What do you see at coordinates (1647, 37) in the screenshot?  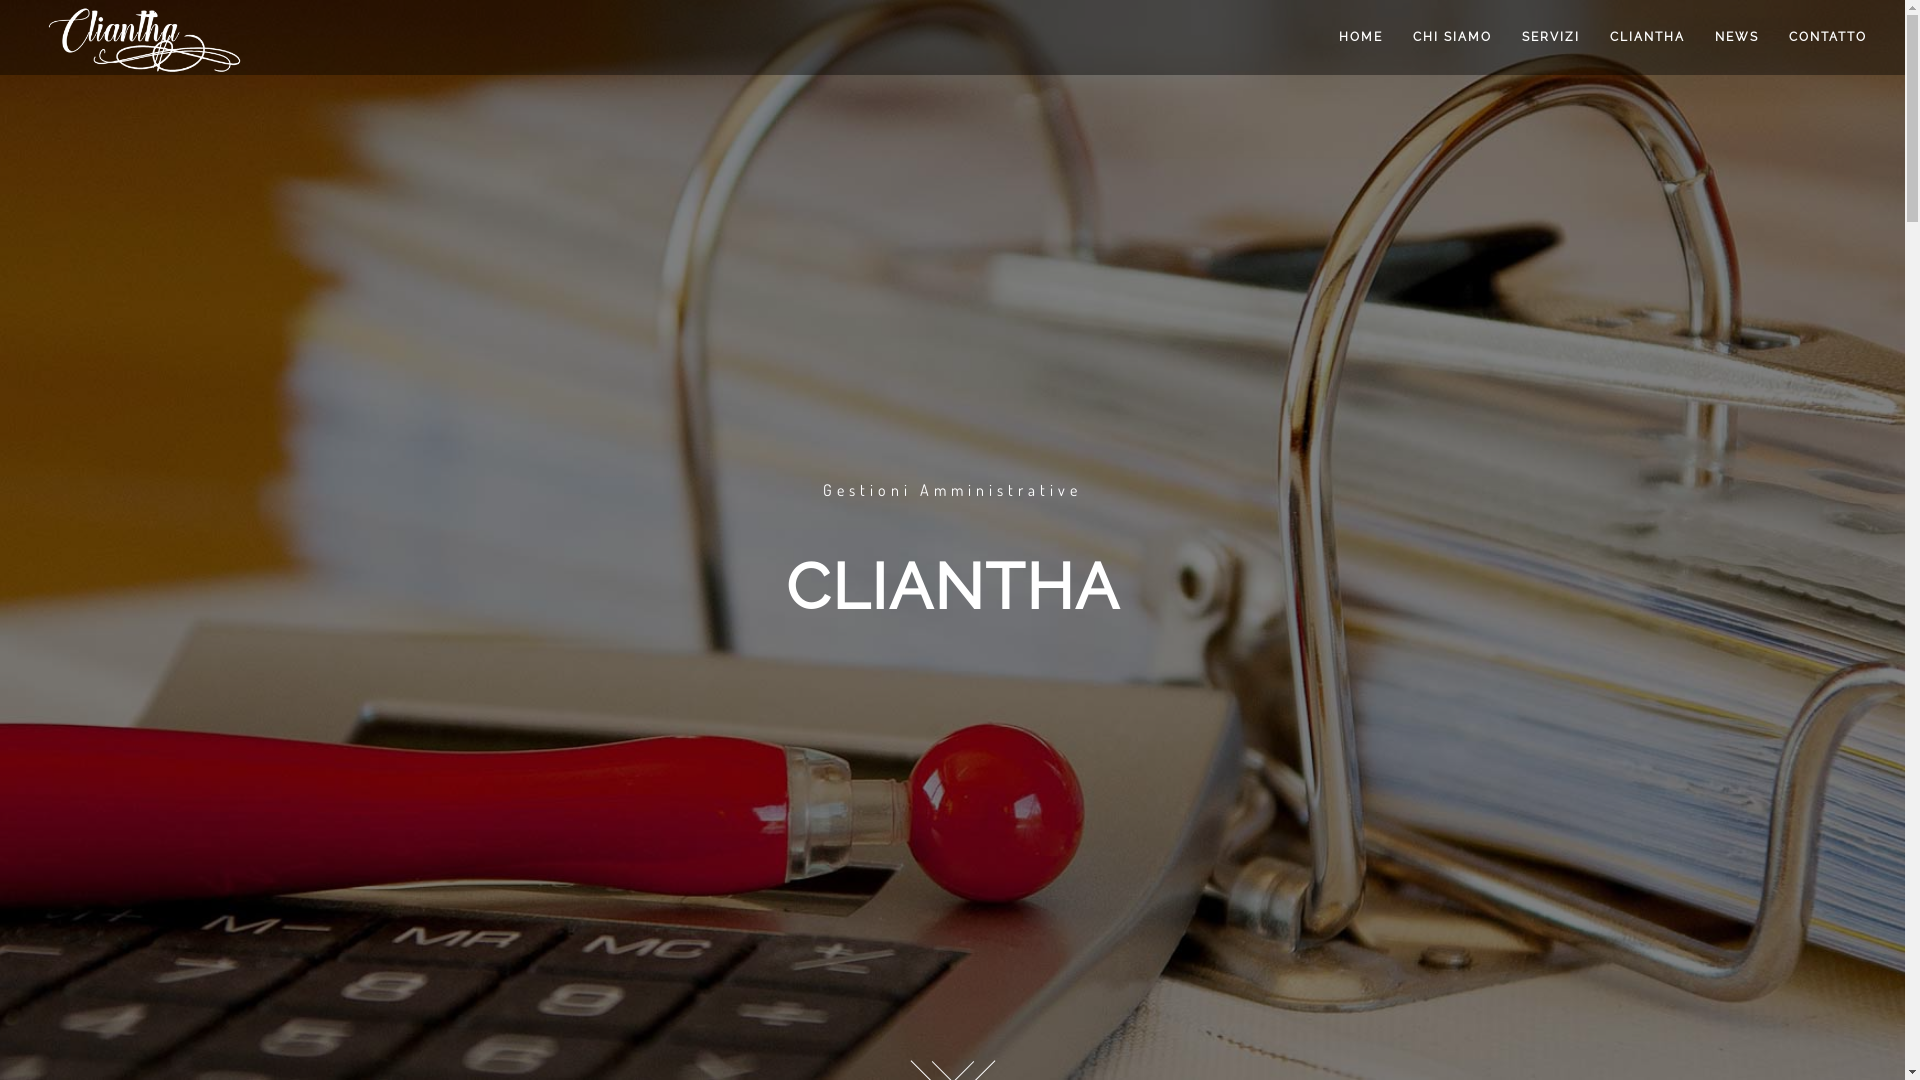 I see `'CLIANTHA'` at bounding box center [1647, 37].